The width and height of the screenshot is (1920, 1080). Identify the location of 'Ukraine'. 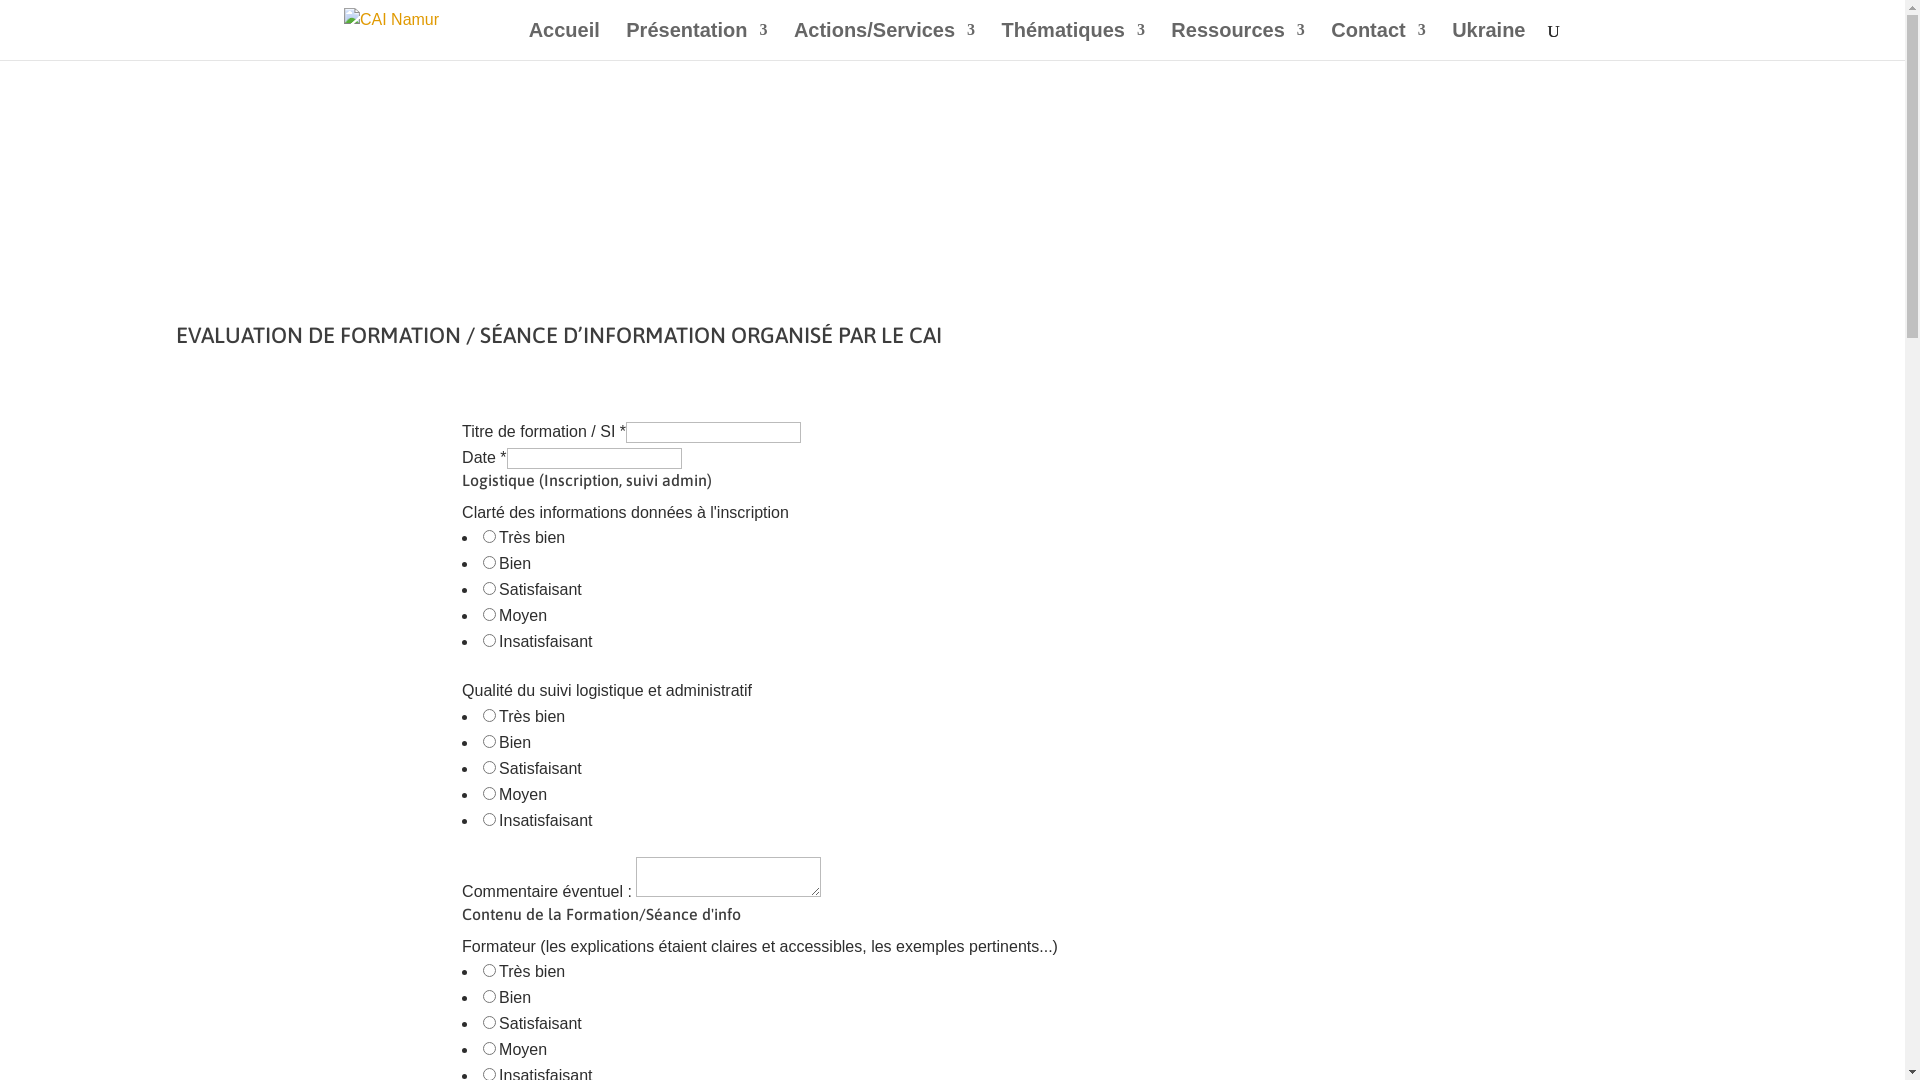
(1488, 41).